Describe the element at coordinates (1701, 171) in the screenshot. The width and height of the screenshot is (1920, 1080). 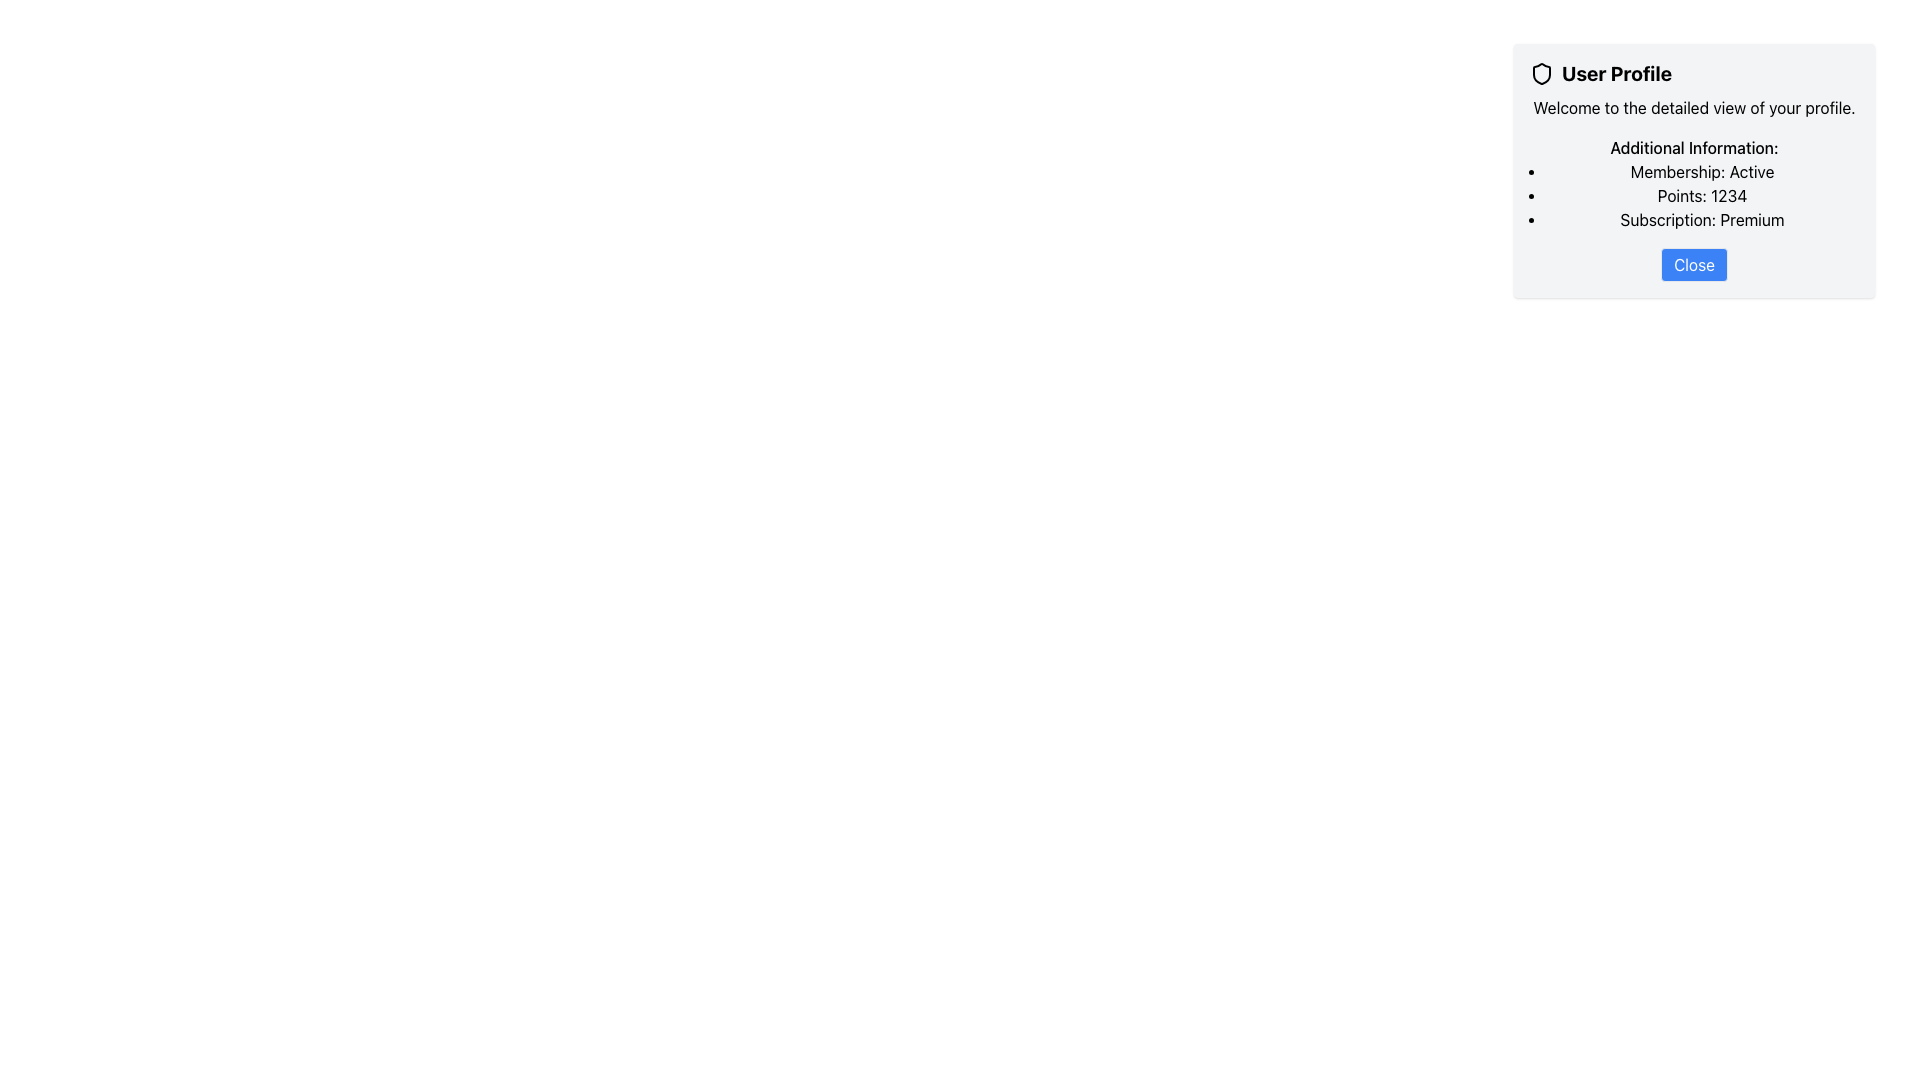
I see `the static text element displaying the user's membership status, which is currently set to 'Active', located at the top of the profile summary card` at that location.